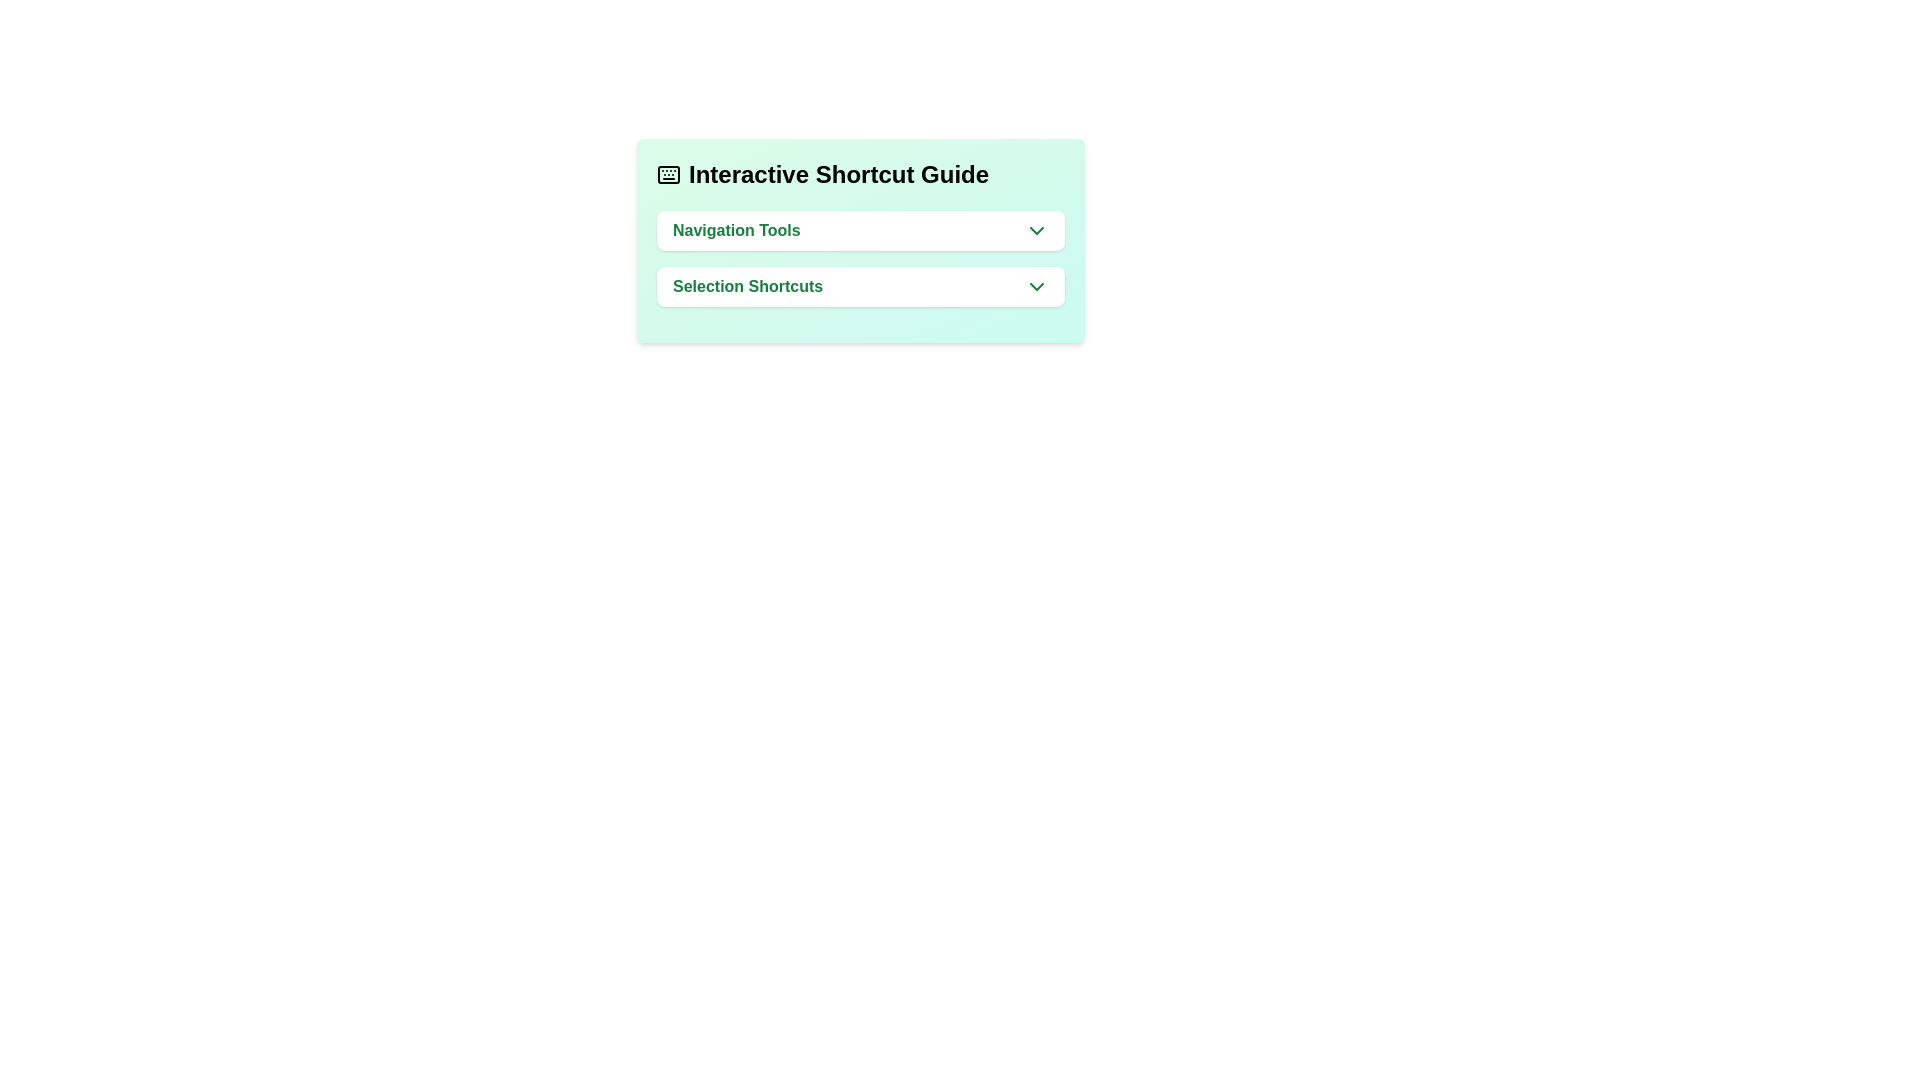 Image resolution: width=1920 pixels, height=1080 pixels. I want to click on the icon located to the far right within the 'Selection Shortcuts' list item, so click(1036, 286).